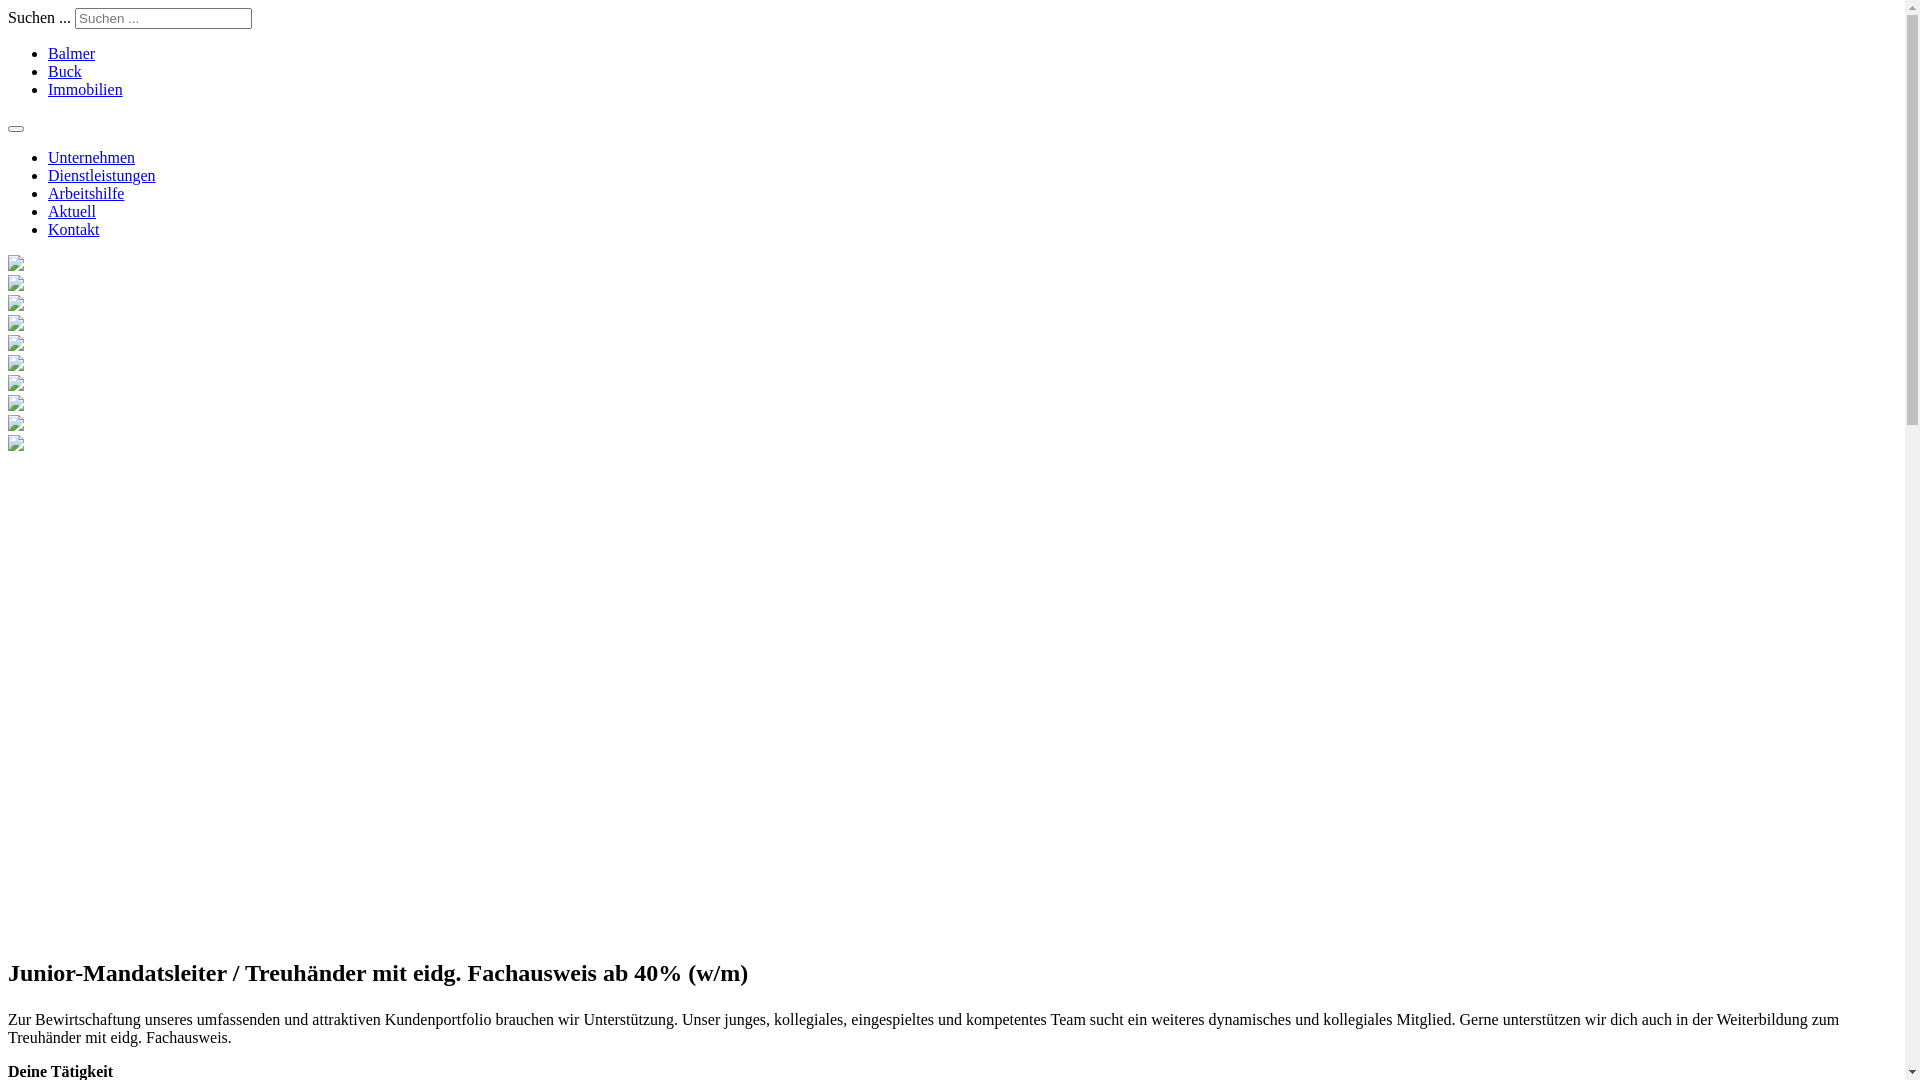 This screenshot has width=1920, height=1080. What do you see at coordinates (100, 174) in the screenshot?
I see `'Dienstleistungen'` at bounding box center [100, 174].